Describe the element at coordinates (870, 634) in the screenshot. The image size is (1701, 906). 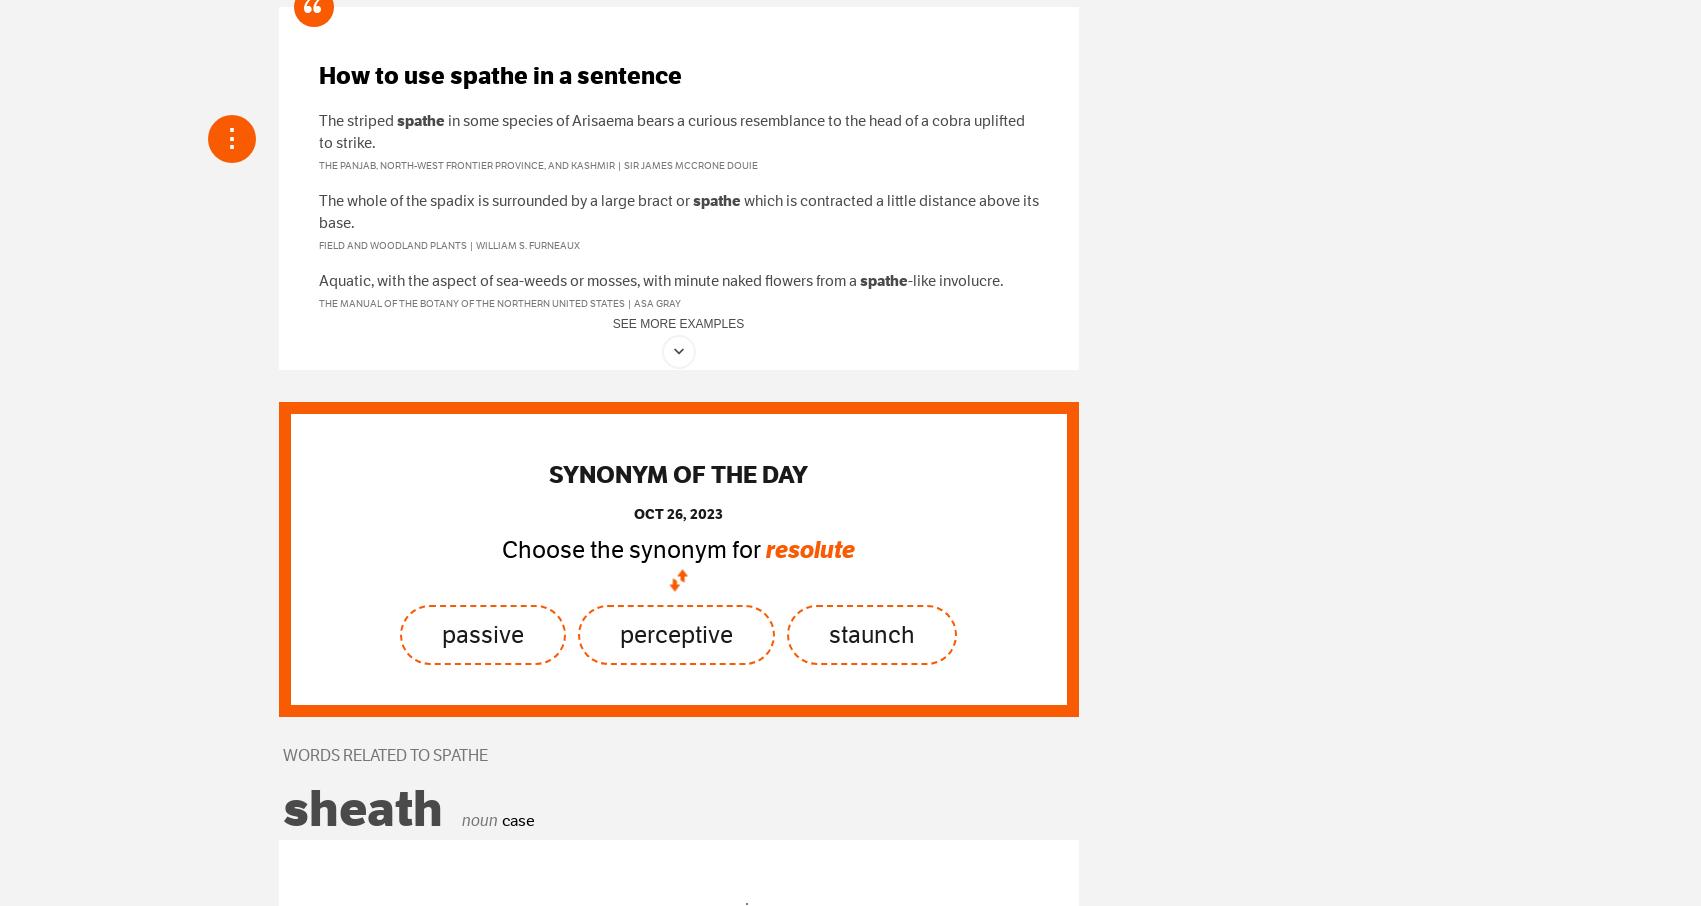
I see `'staunch'` at that location.